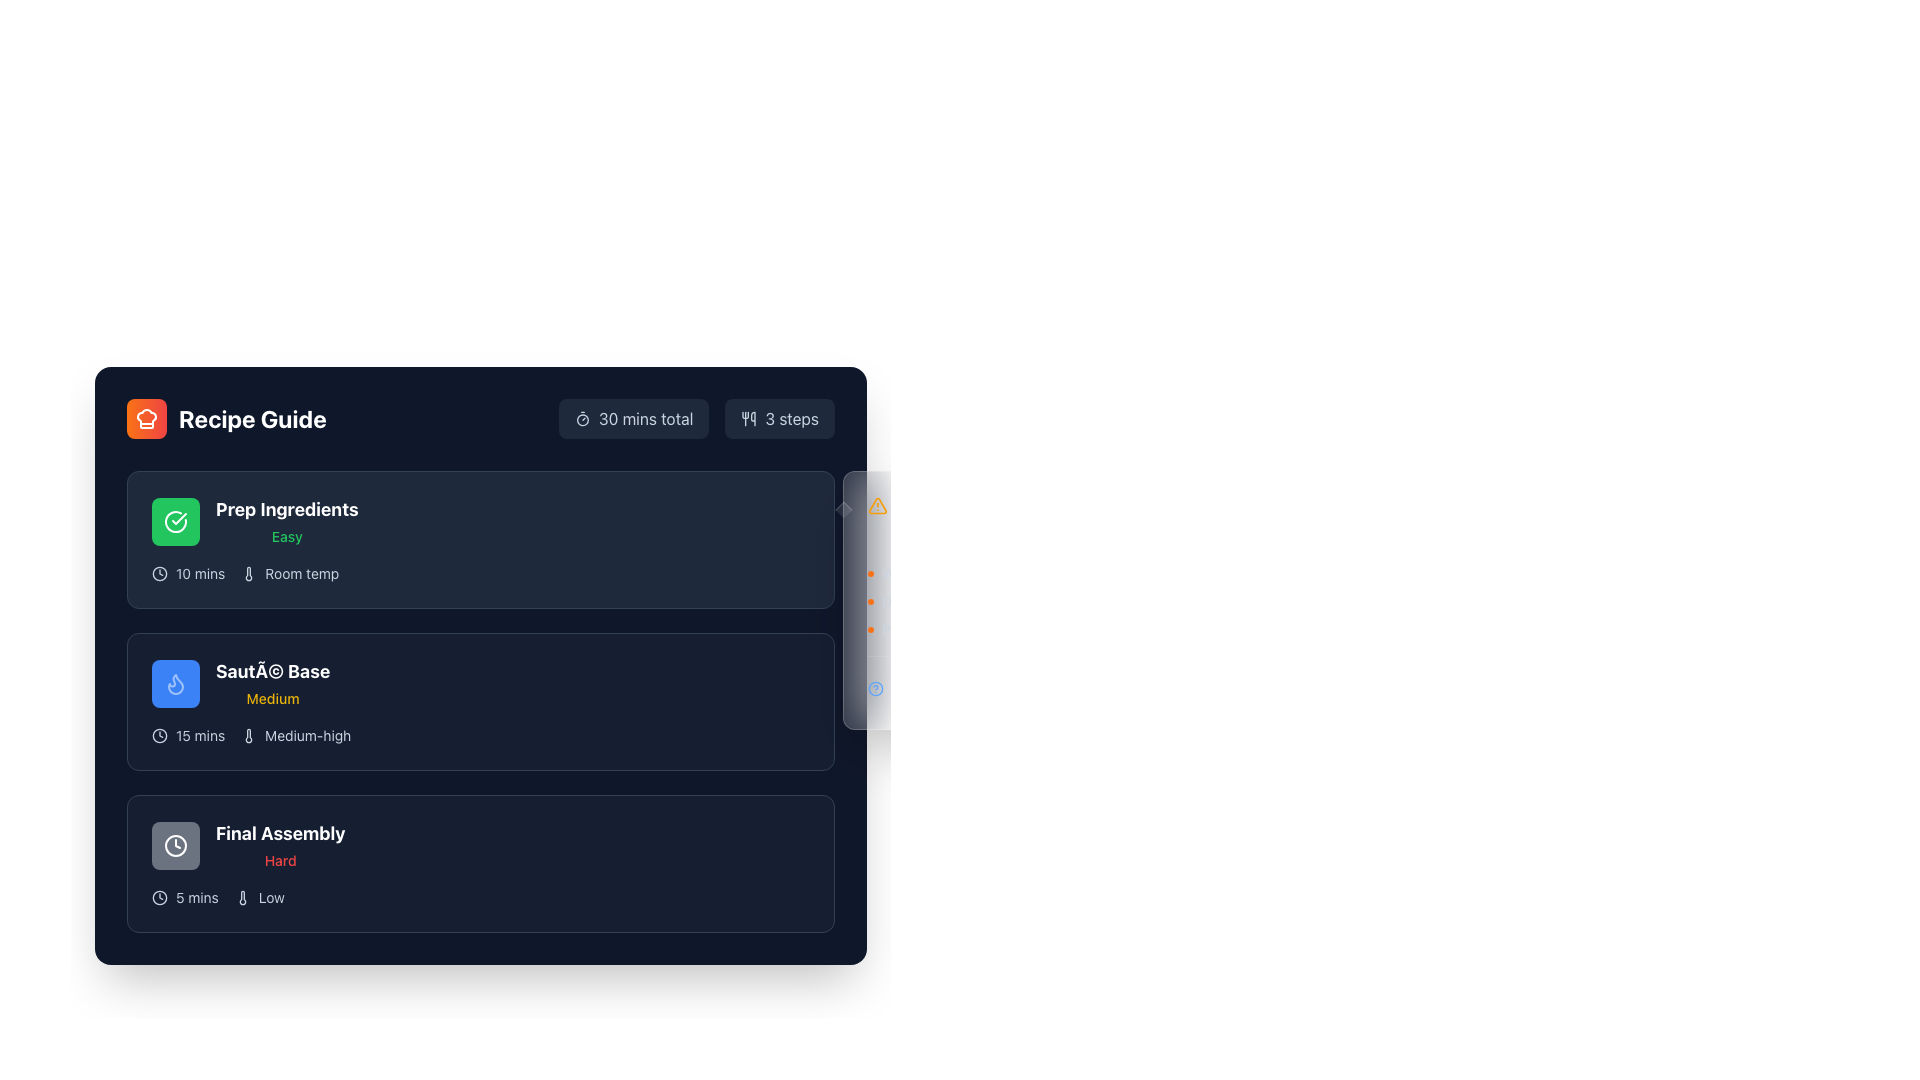 Image resolution: width=1920 pixels, height=1080 pixels. What do you see at coordinates (176, 682) in the screenshot?
I see `the flame icon button representing the 'Sauté Base' step in the recipe guide` at bounding box center [176, 682].